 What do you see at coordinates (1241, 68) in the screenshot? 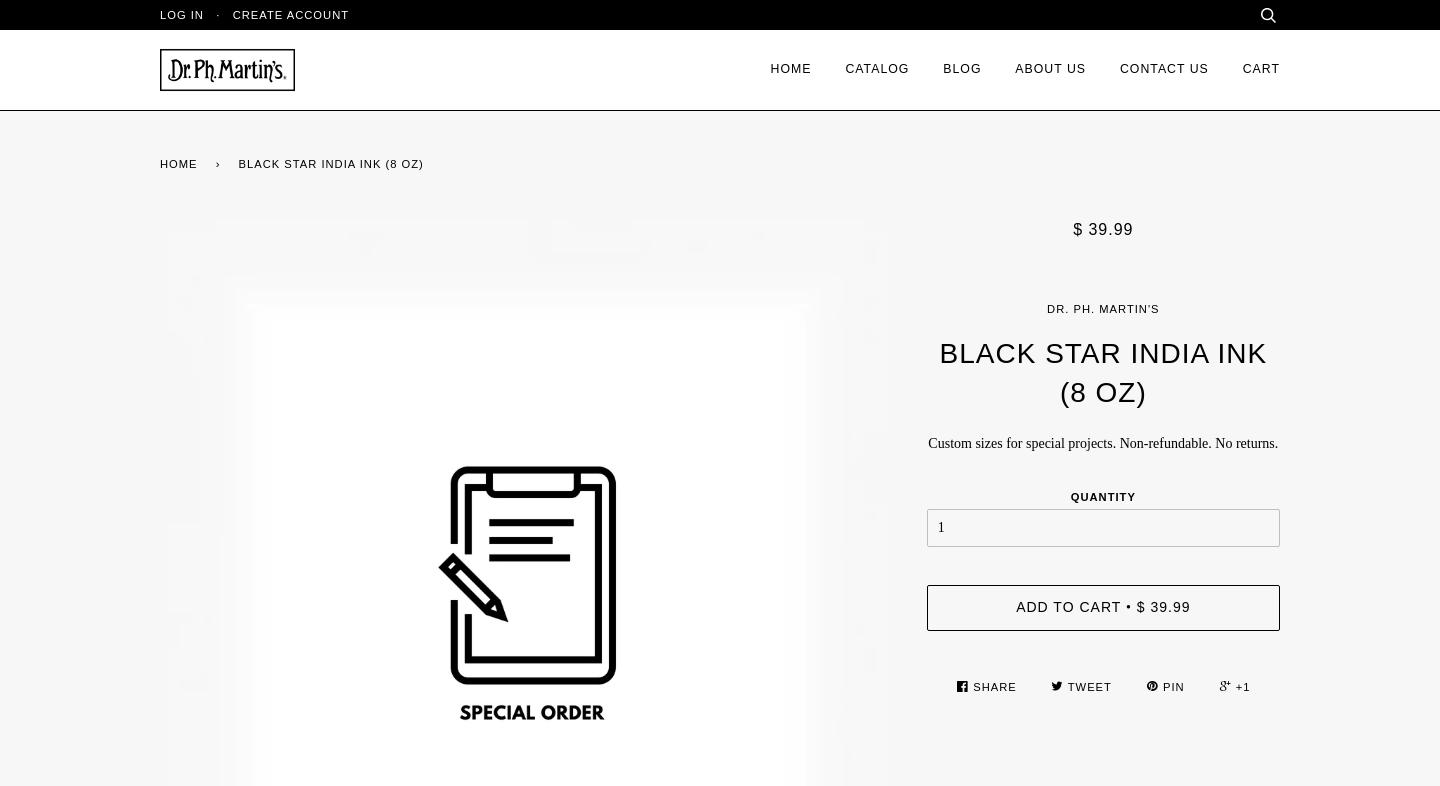
I see `'Cart'` at bounding box center [1241, 68].